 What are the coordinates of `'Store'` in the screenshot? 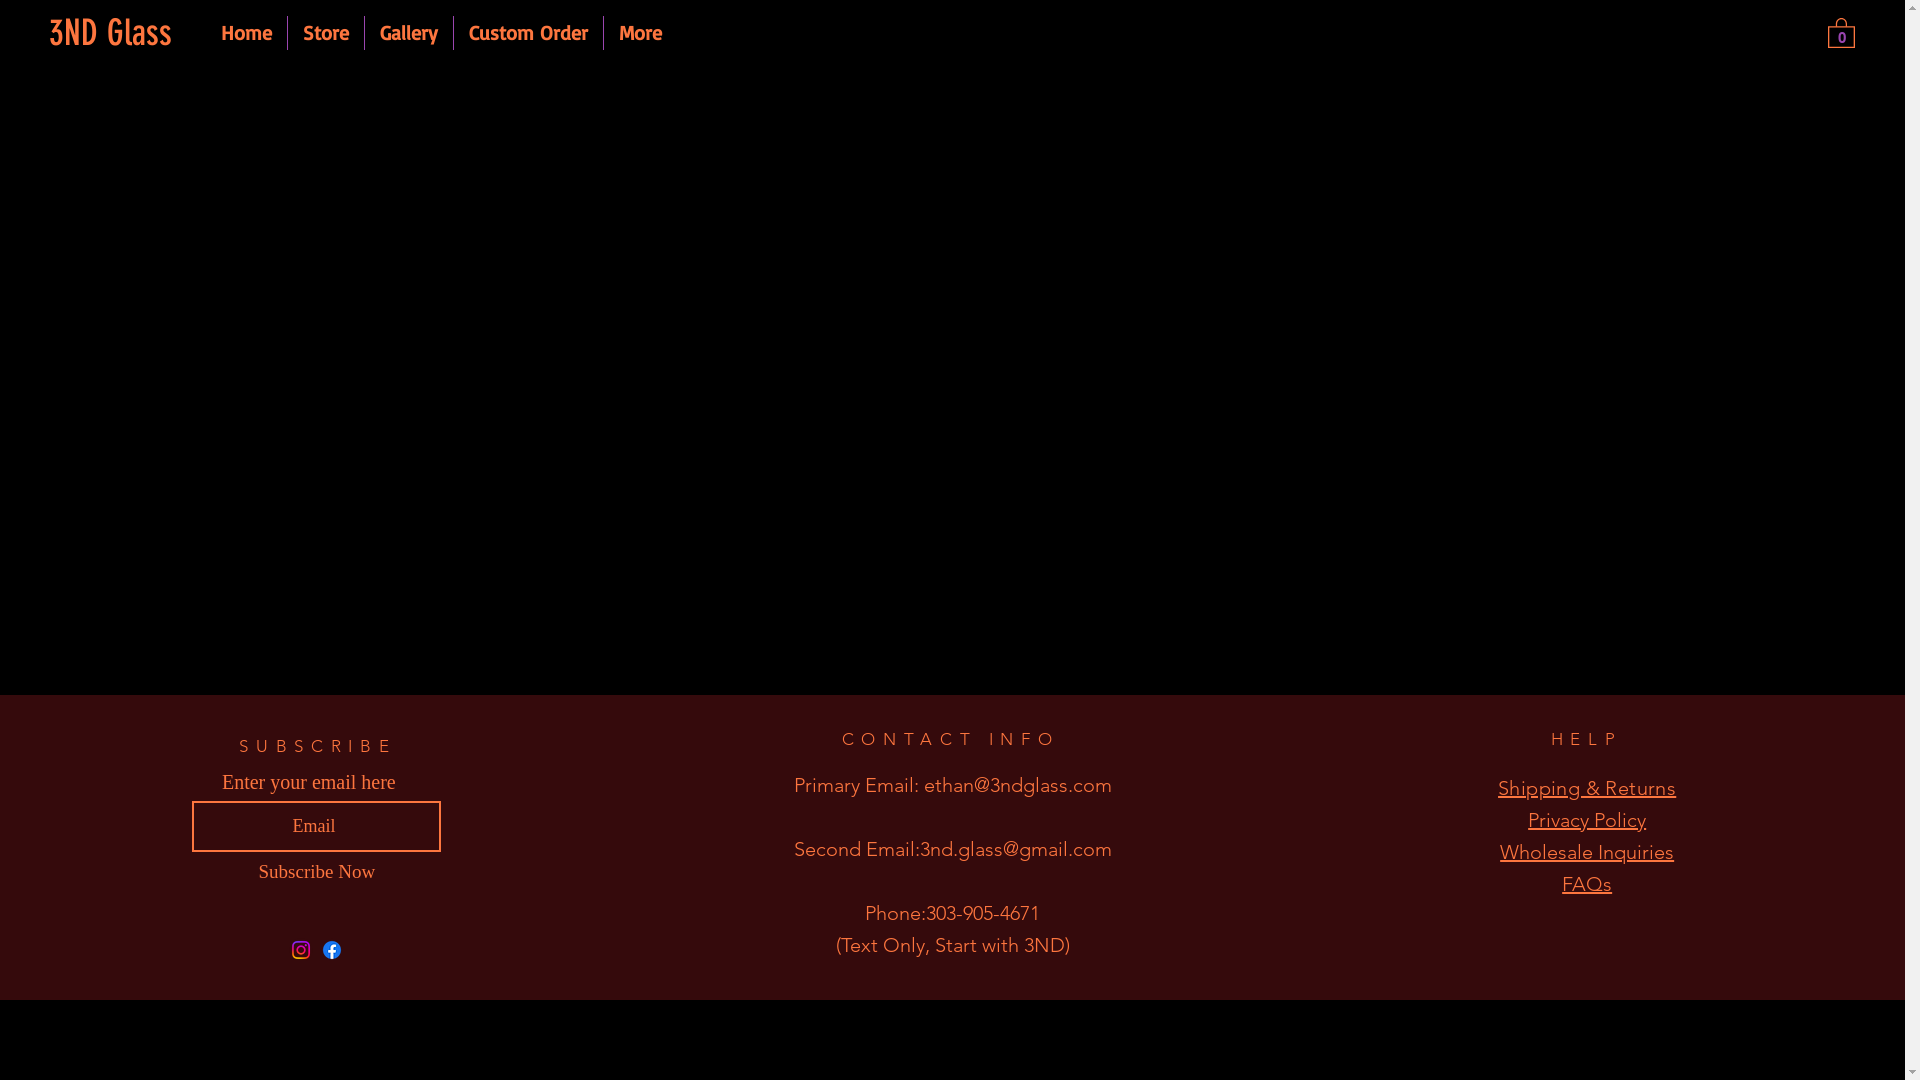 It's located at (326, 33).